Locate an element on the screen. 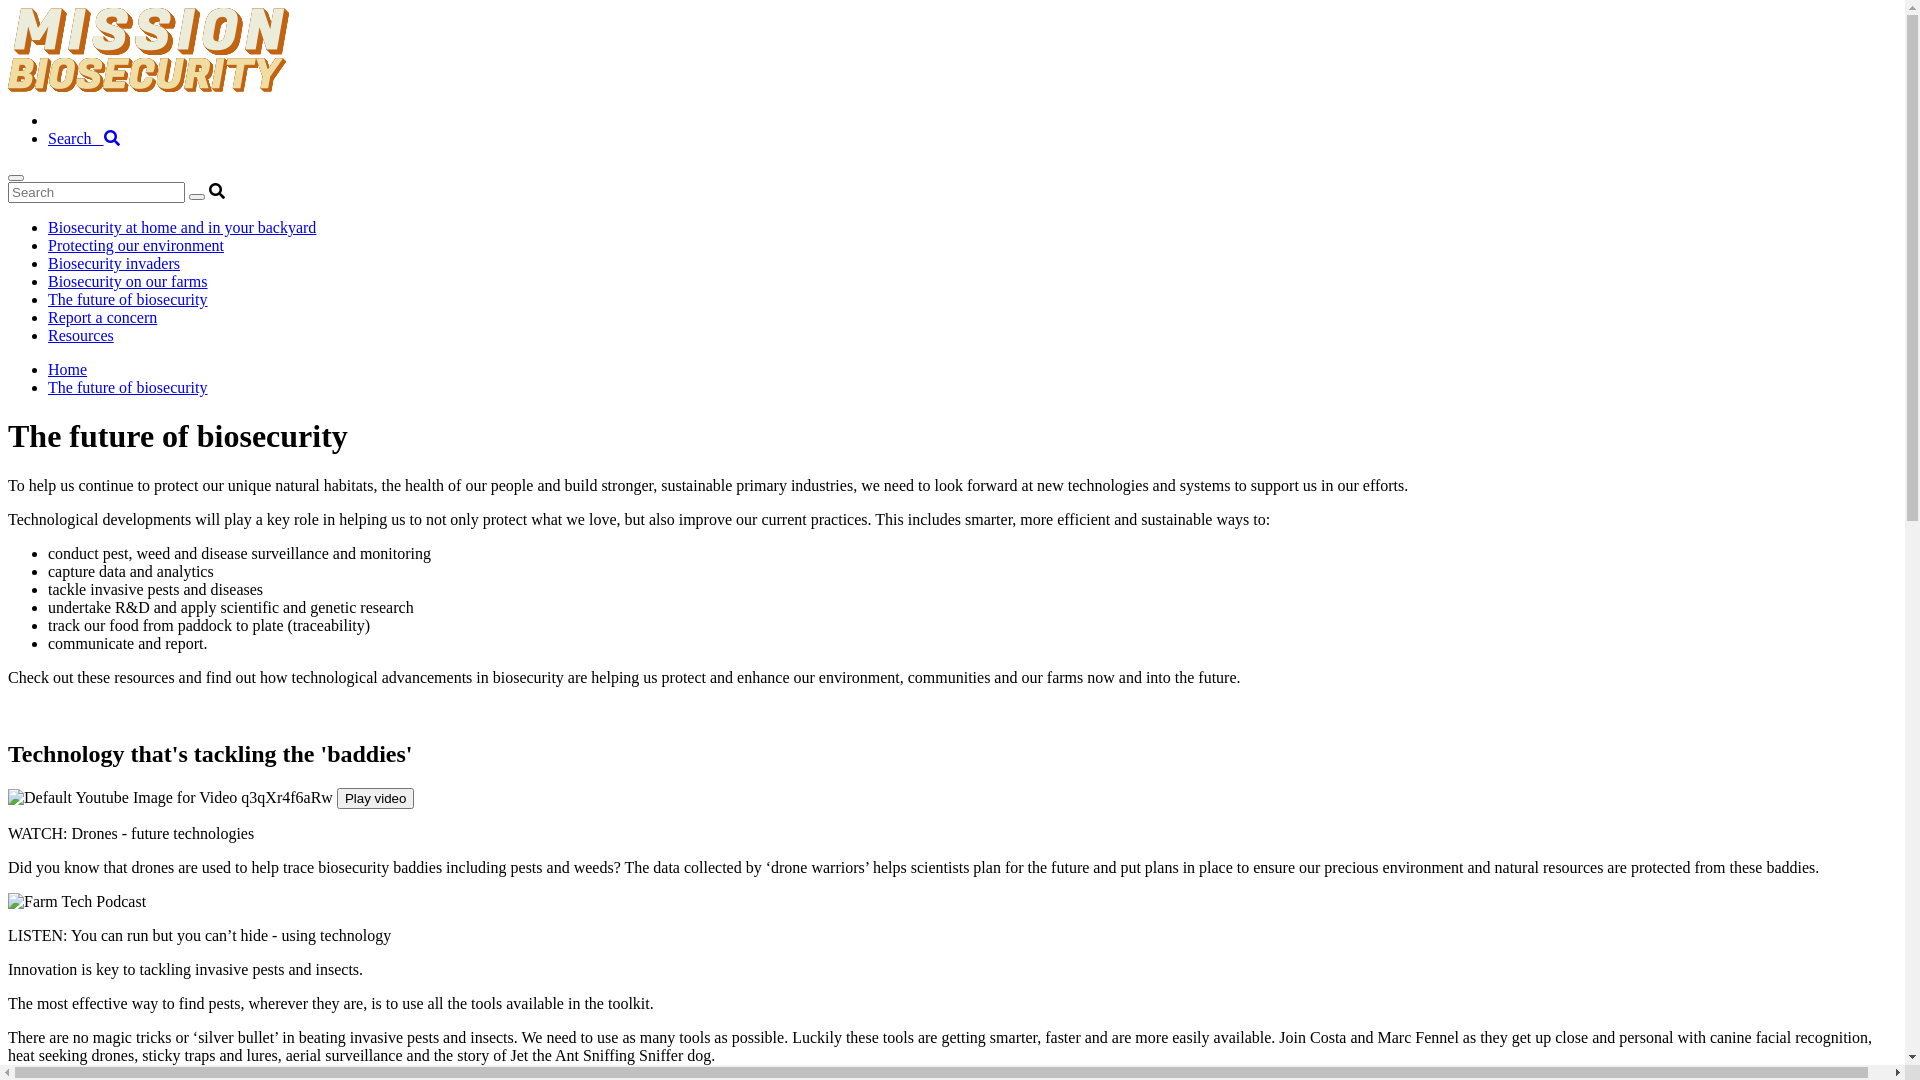 The image size is (1920, 1080). 'Play video' is located at coordinates (375, 797).